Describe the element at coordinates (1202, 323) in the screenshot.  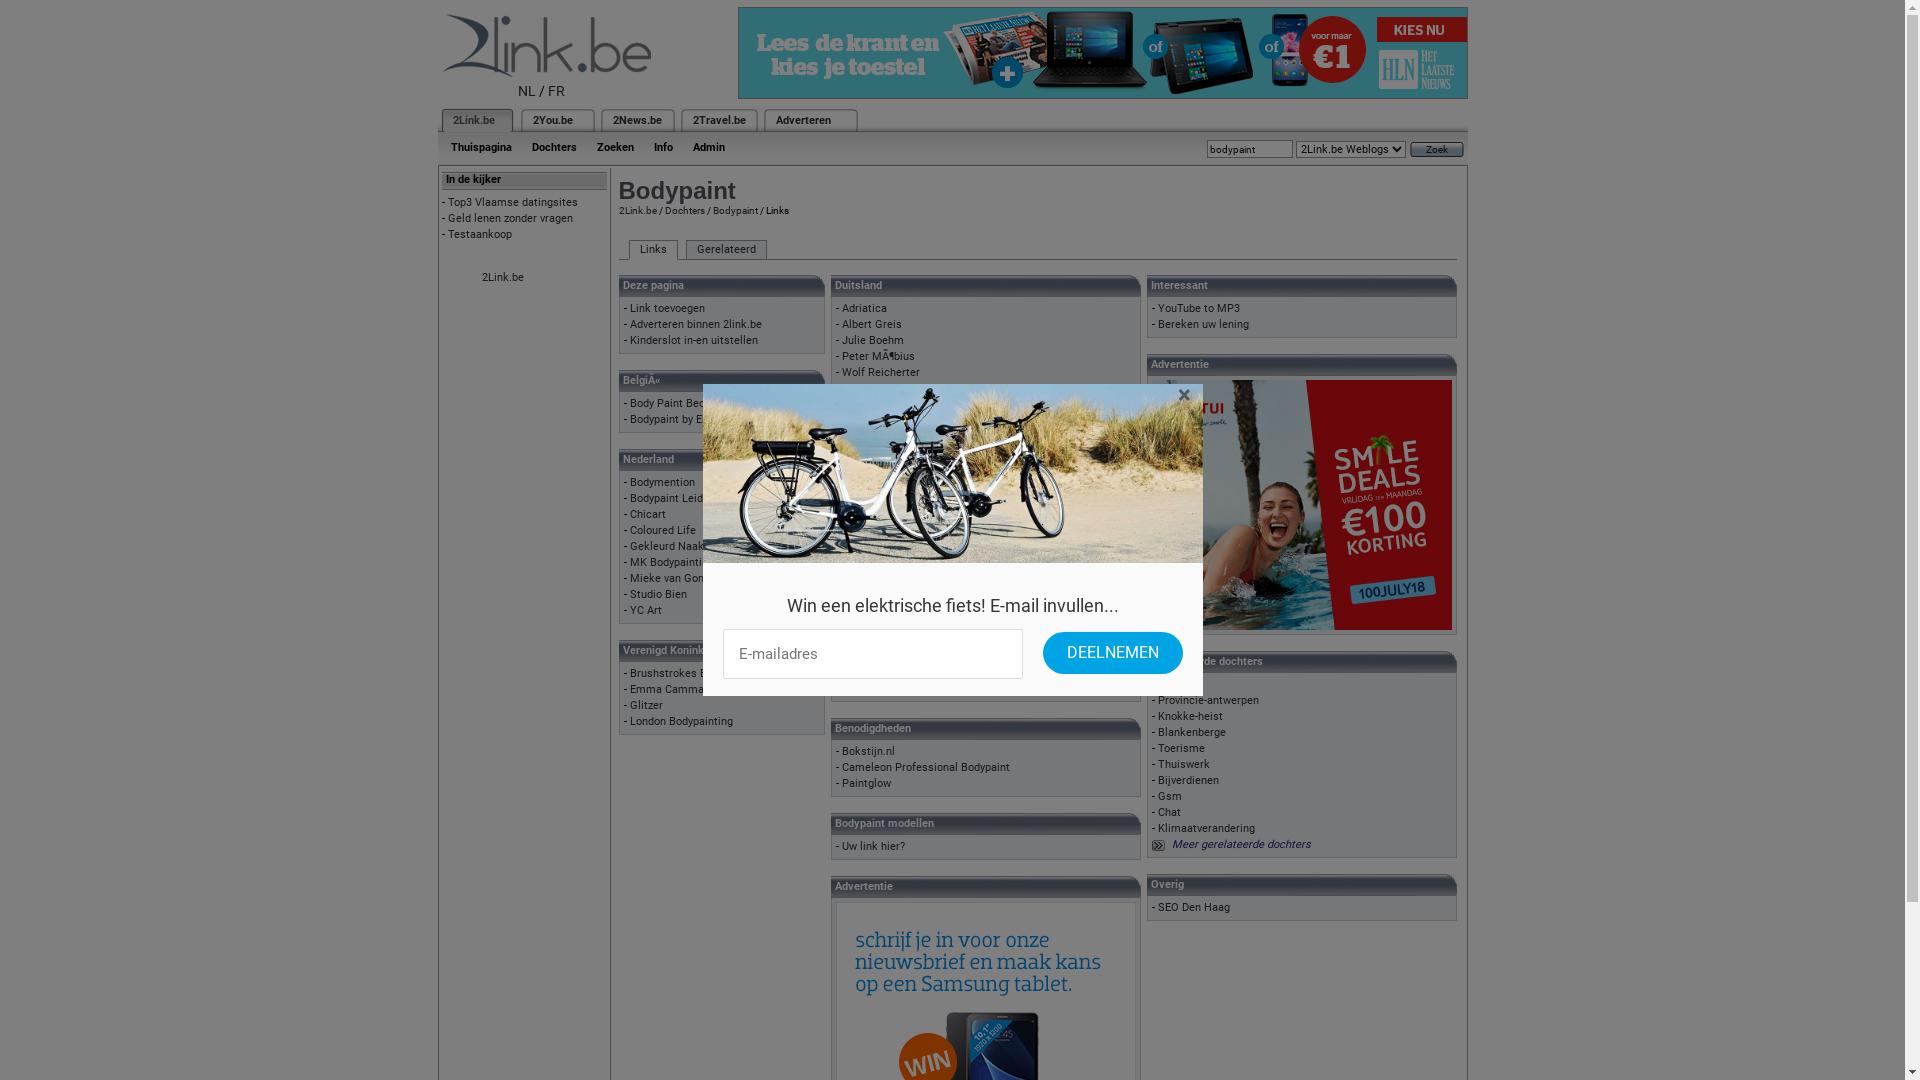
I see `'Bereken uw lening'` at that location.